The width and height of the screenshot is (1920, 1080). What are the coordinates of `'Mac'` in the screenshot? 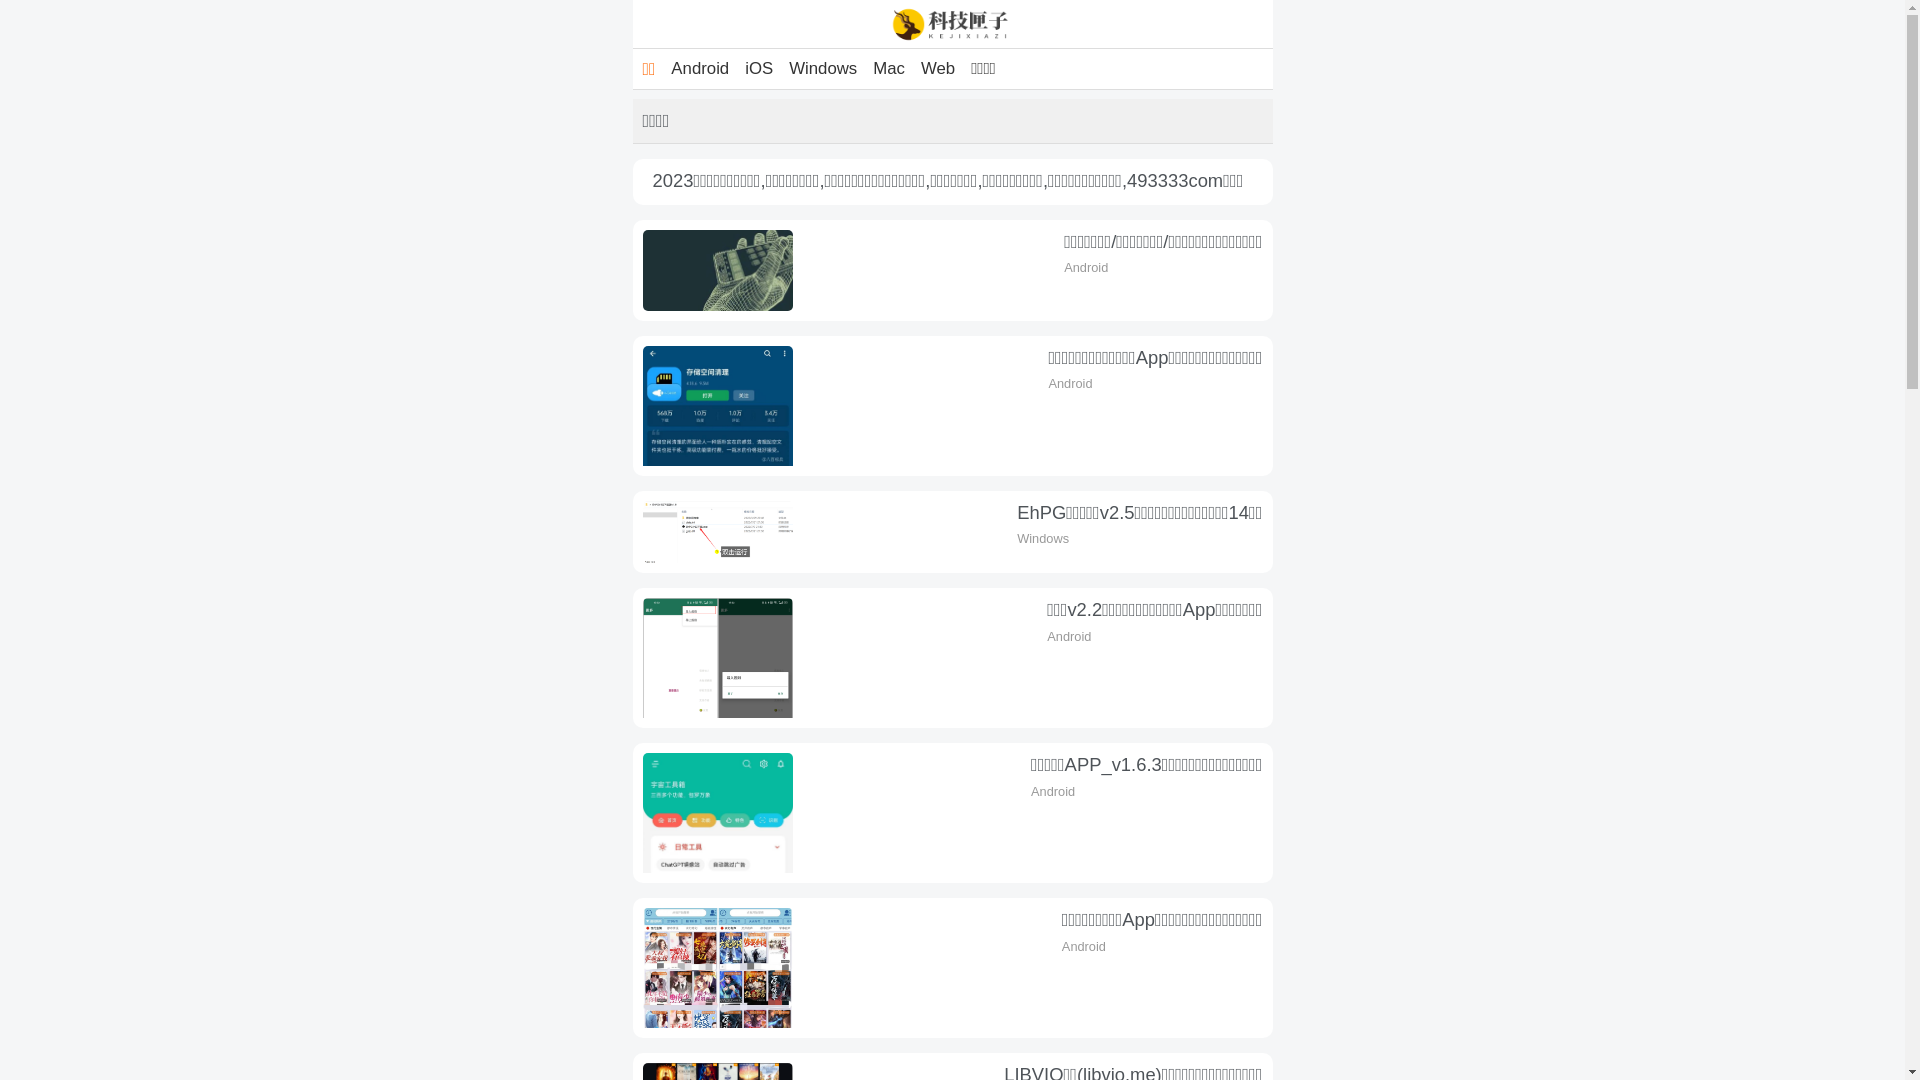 It's located at (887, 68).